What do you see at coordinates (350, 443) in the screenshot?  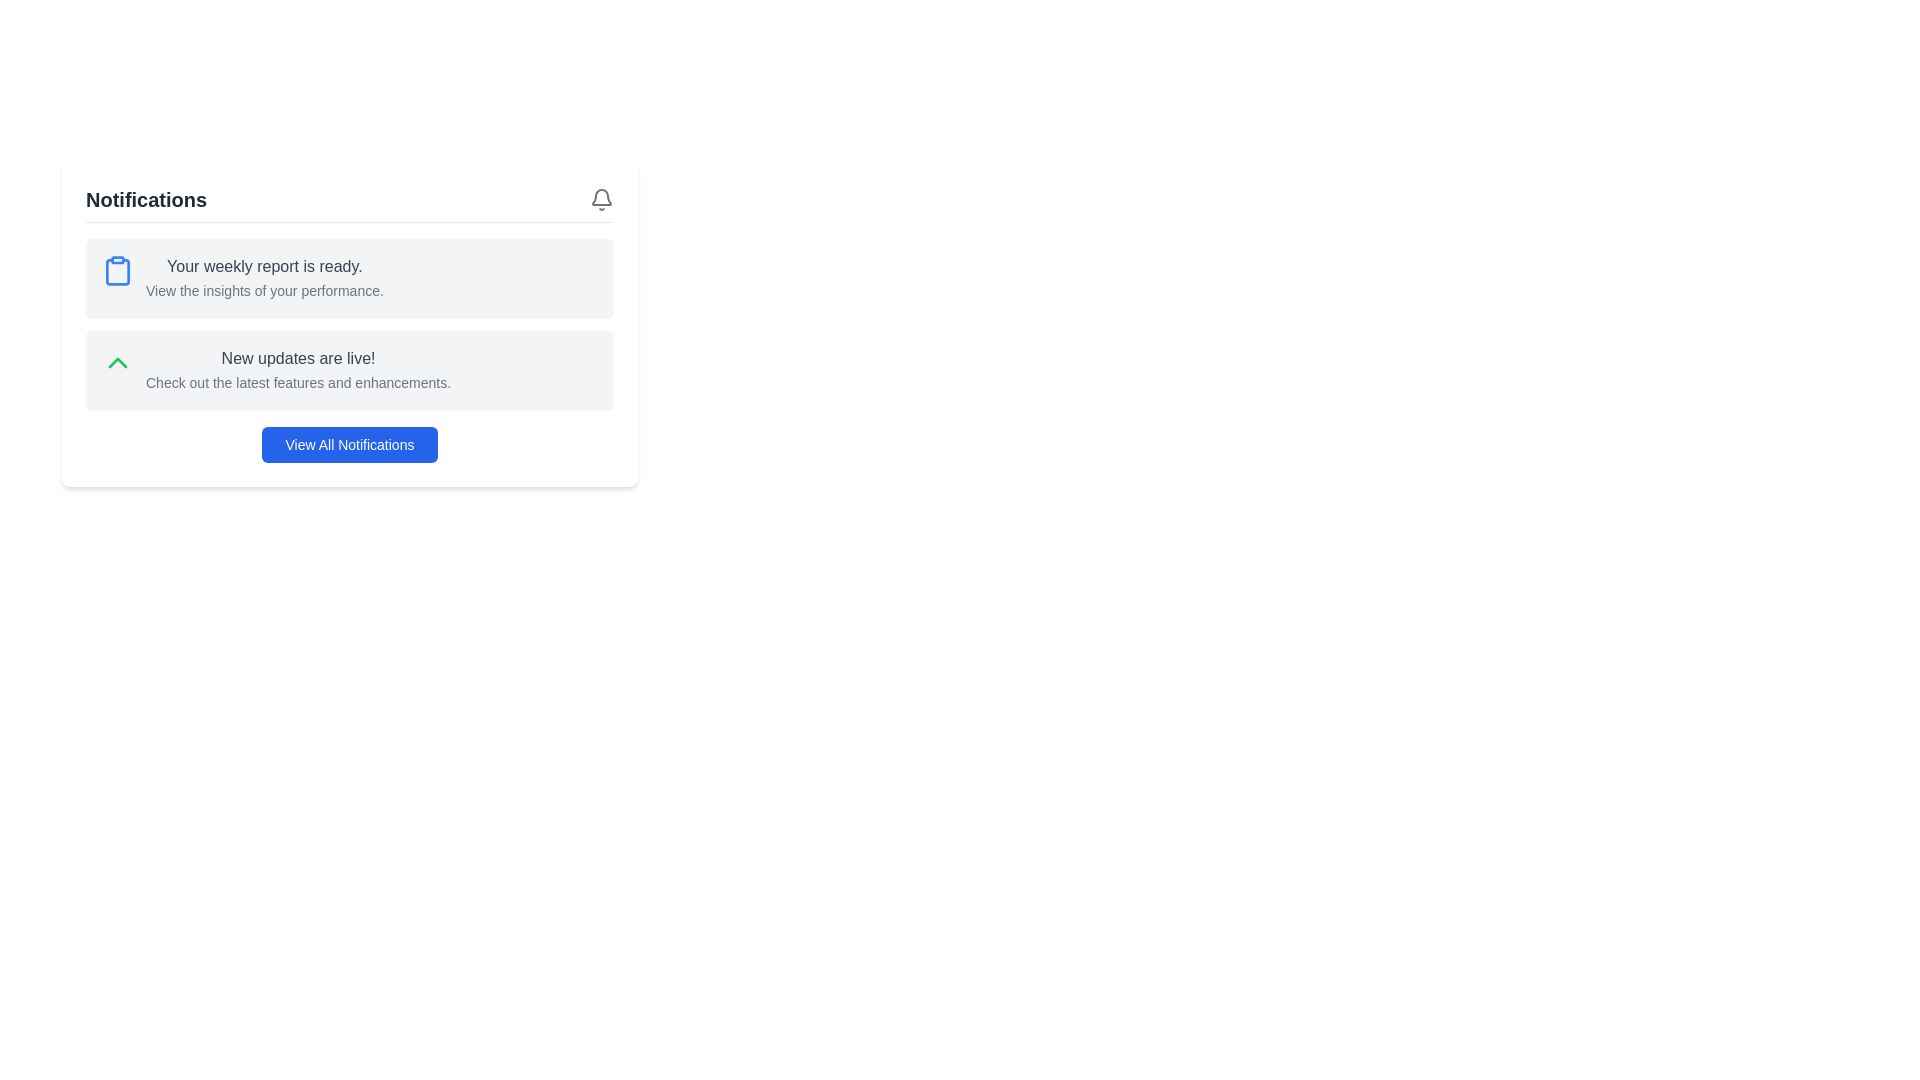 I see `the 'View All Notifications' button, which is a rectangular button with a blue background and white text, located at the bottom of the notification panel` at bounding box center [350, 443].